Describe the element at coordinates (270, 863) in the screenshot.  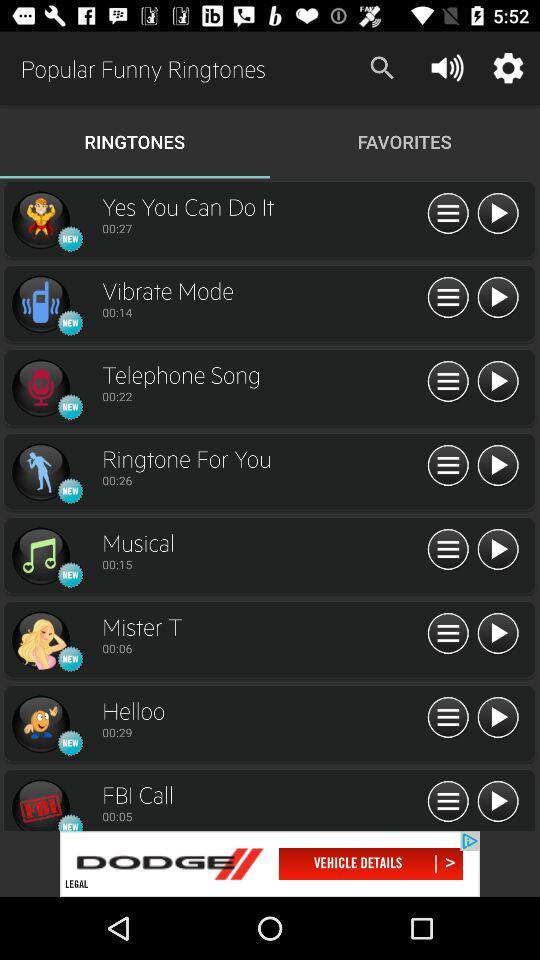
I see `next` at that location.